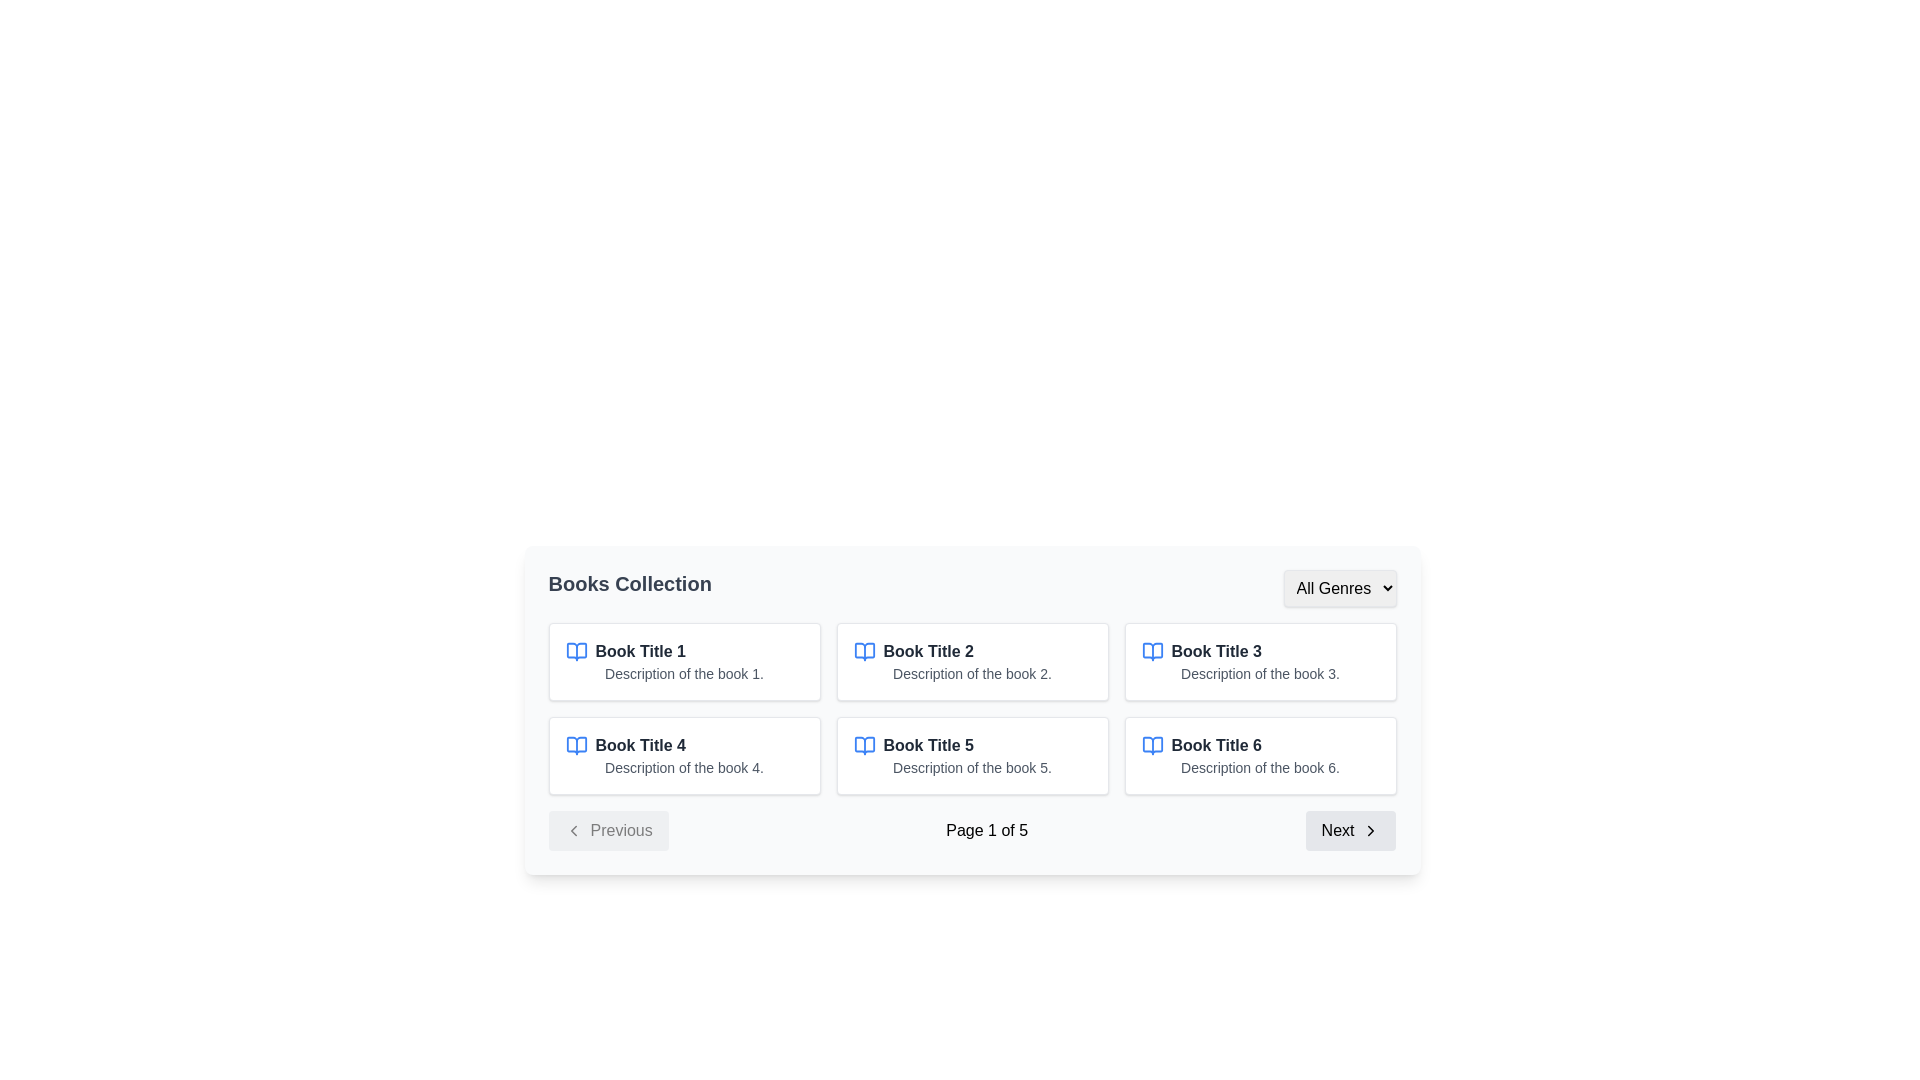 This screenshot has height=1080, width=1920. Describe the element at coordinates (684, 756) in the screenshot. I see `the Information card containing 'Book Title 4' and 'Description of the book 4.' which is located in the first column of the second row in a 3-column grid layout` at that location.